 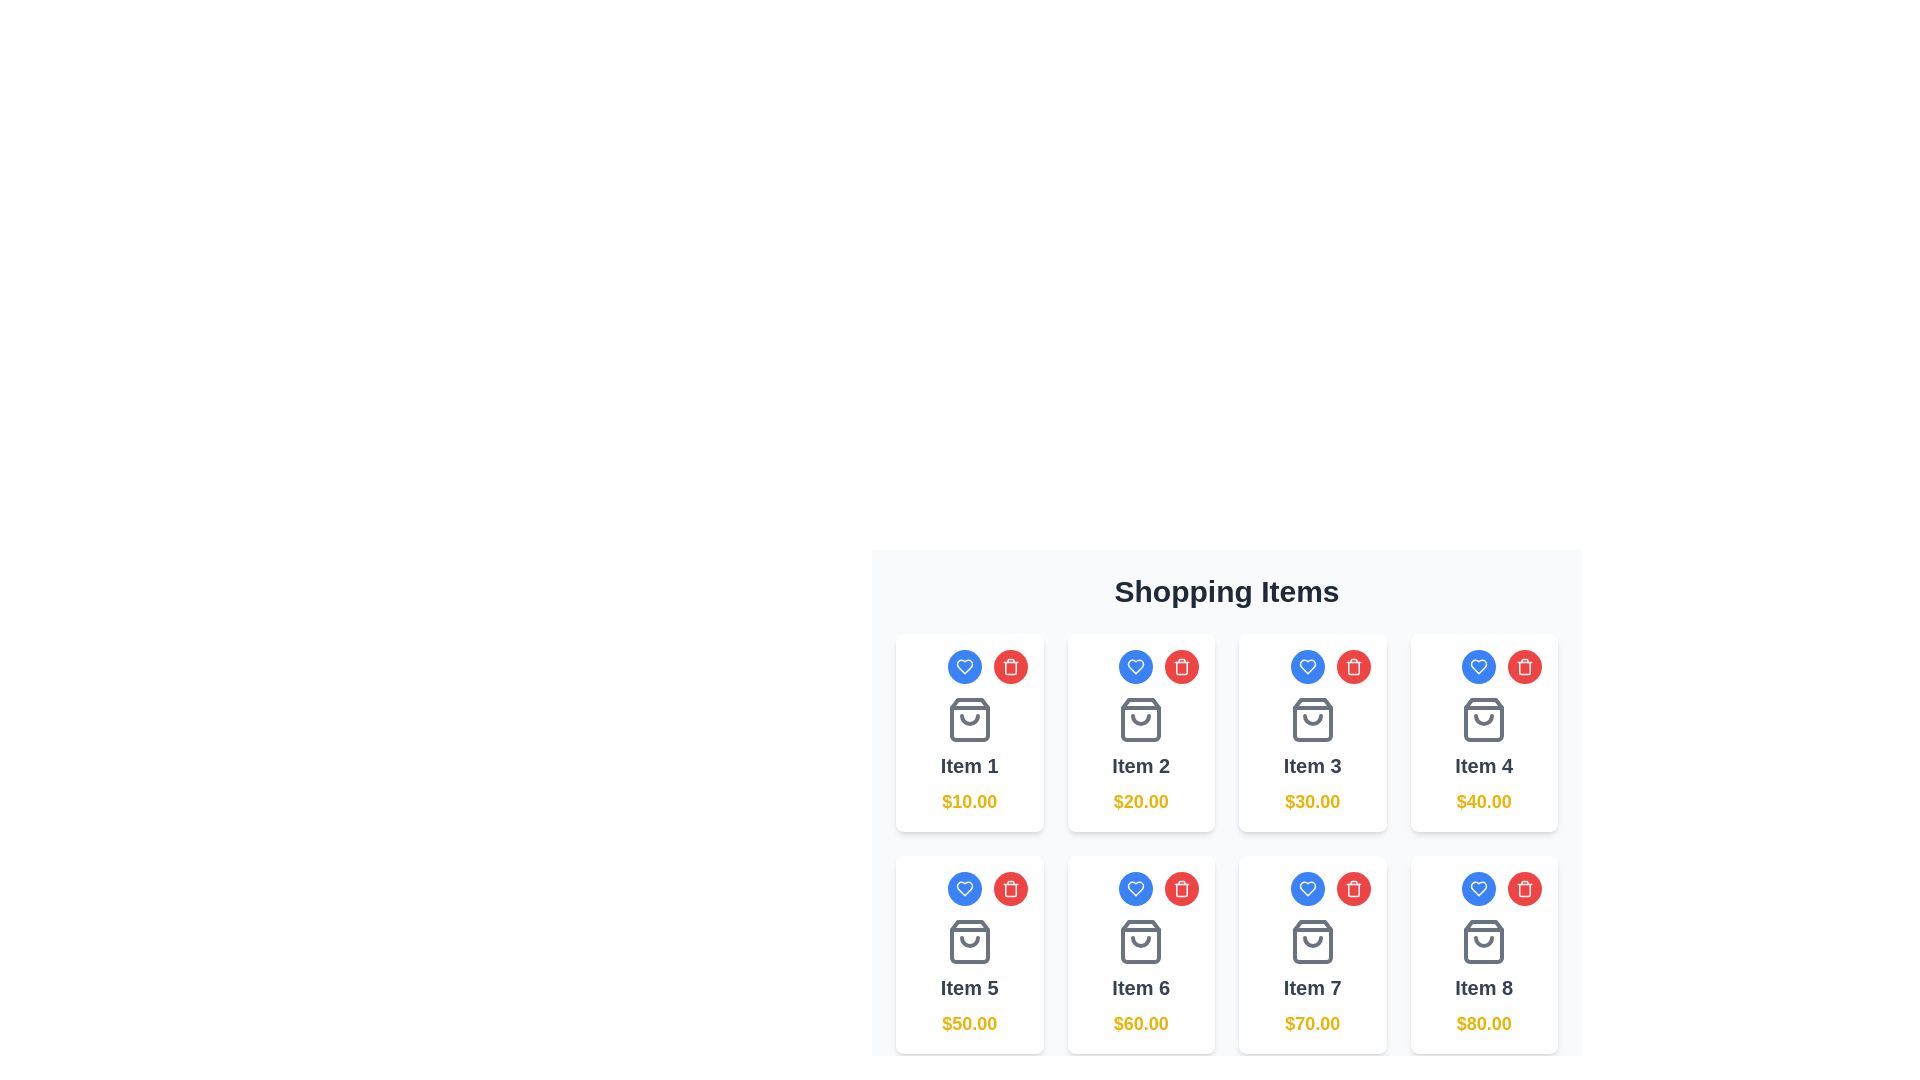 I want to click on the shopping bag icon above 'Item 5' with price '$50.00', outlined in gray and featuring a smile-like line inside, so click(x=969, y=941).